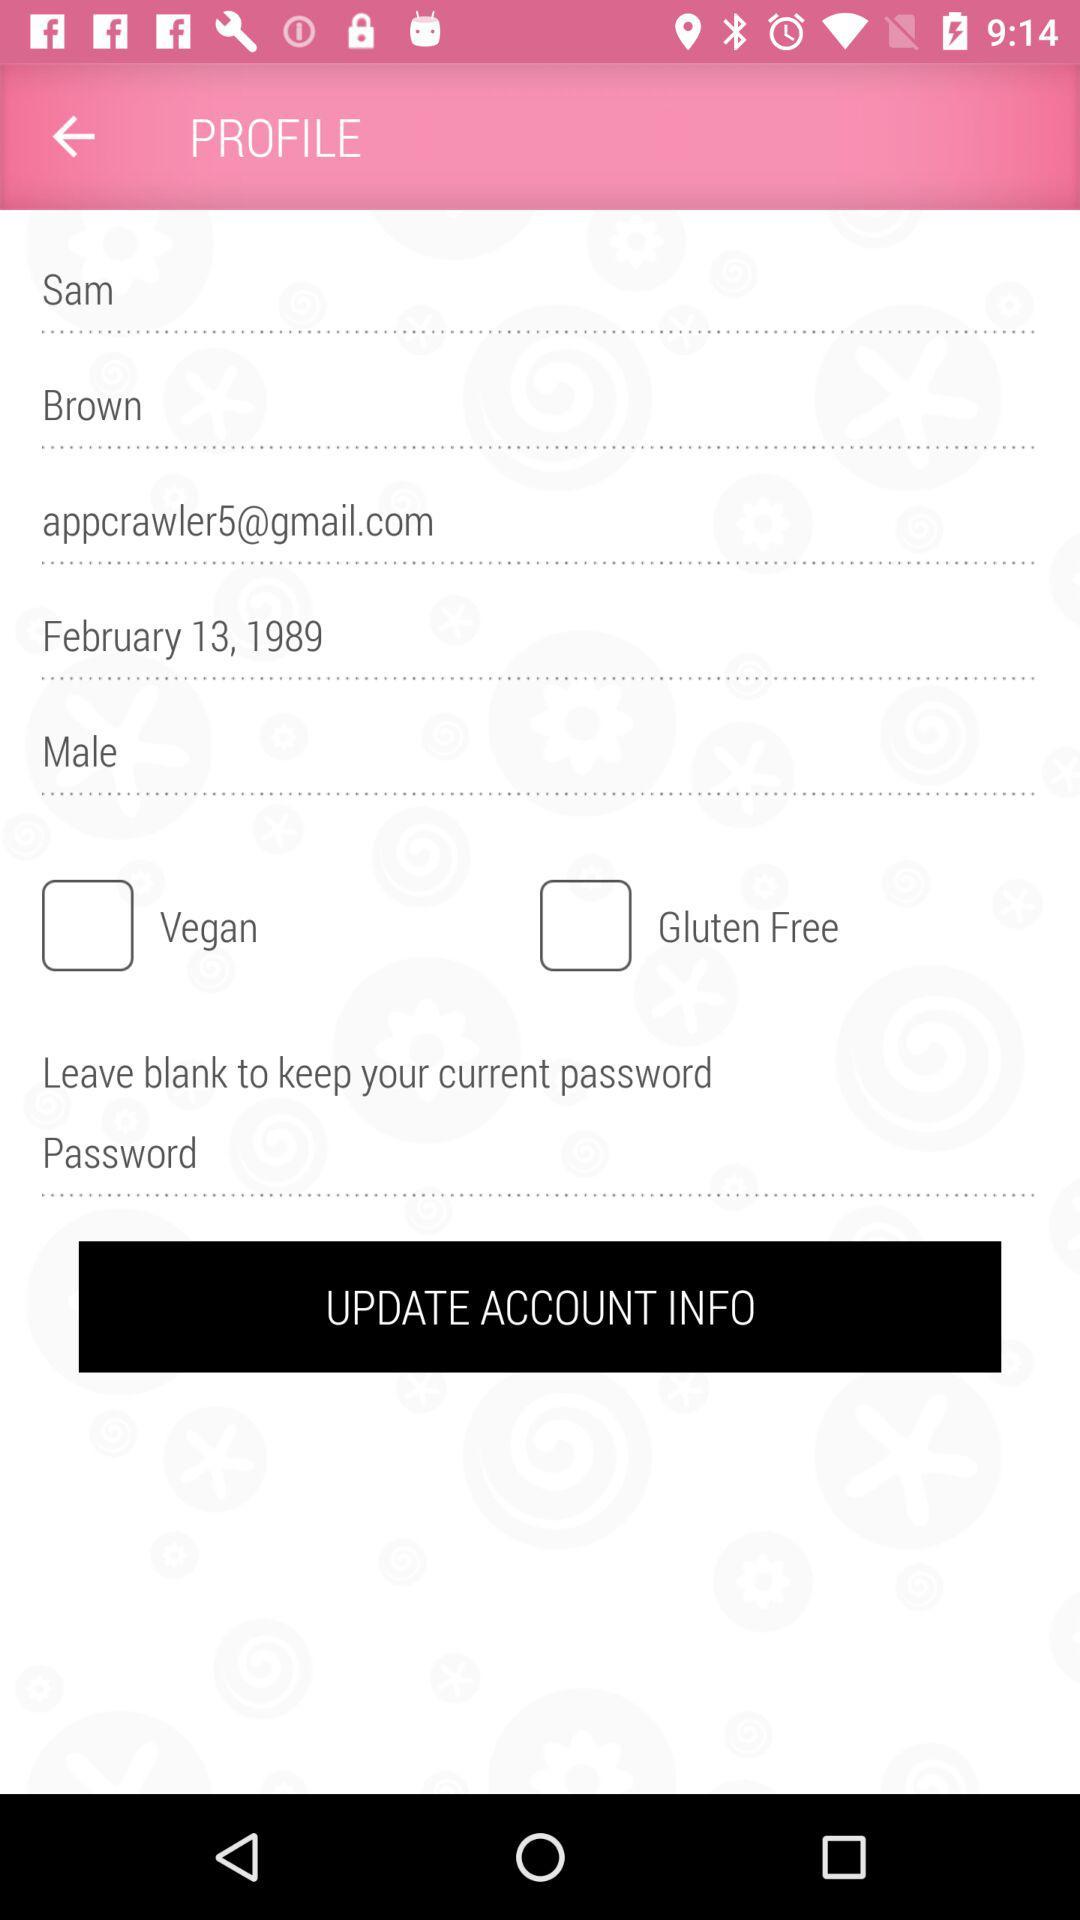 Image resolution: width=1080 pixels, height=1920 pixels. What do you see at coordinates (540, 1161) in the screenshot?
I see `the icon above the update account info item` at bounding box center [540, 1161].